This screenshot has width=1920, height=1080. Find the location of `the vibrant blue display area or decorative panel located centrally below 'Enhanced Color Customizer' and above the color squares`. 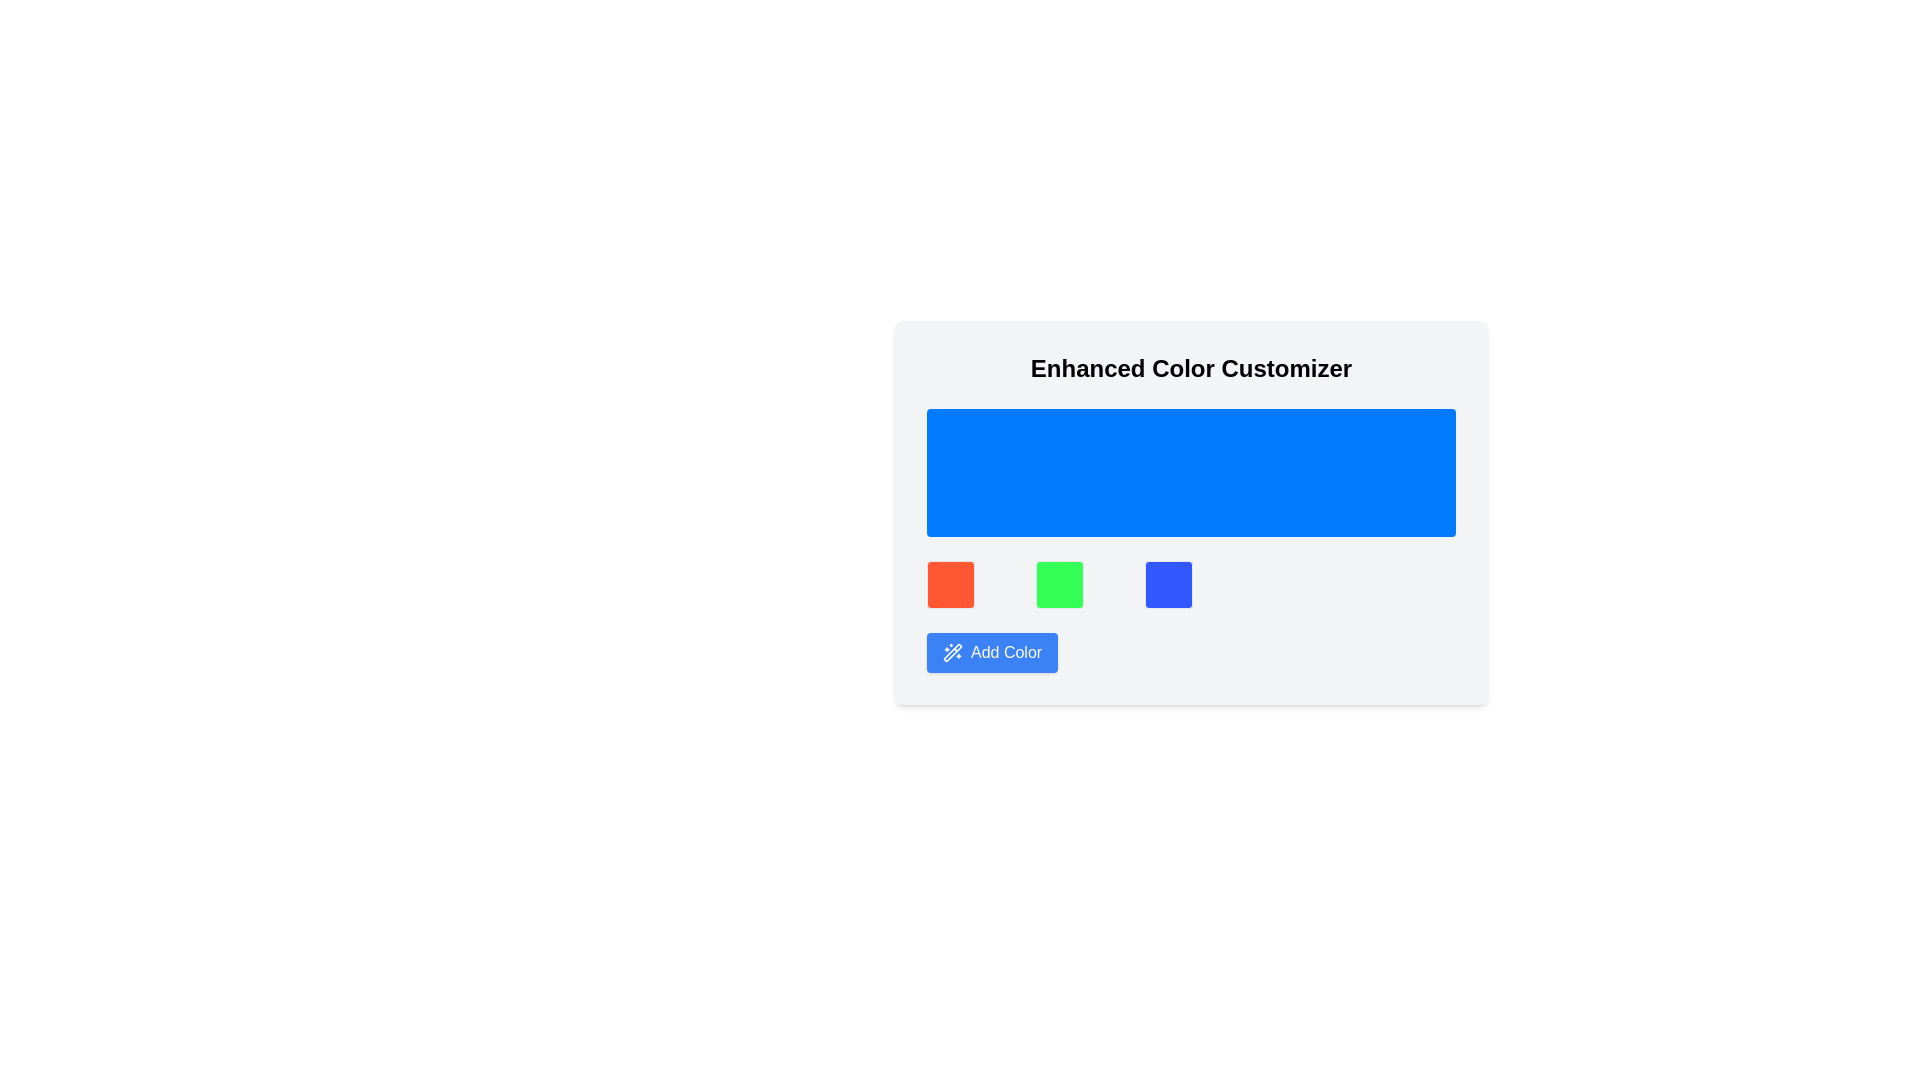

the vibrant blue display area or decorative panel located centrally below 'Enhanced Color Customizer' and above the color squares is located at coordinates (1191, 522).